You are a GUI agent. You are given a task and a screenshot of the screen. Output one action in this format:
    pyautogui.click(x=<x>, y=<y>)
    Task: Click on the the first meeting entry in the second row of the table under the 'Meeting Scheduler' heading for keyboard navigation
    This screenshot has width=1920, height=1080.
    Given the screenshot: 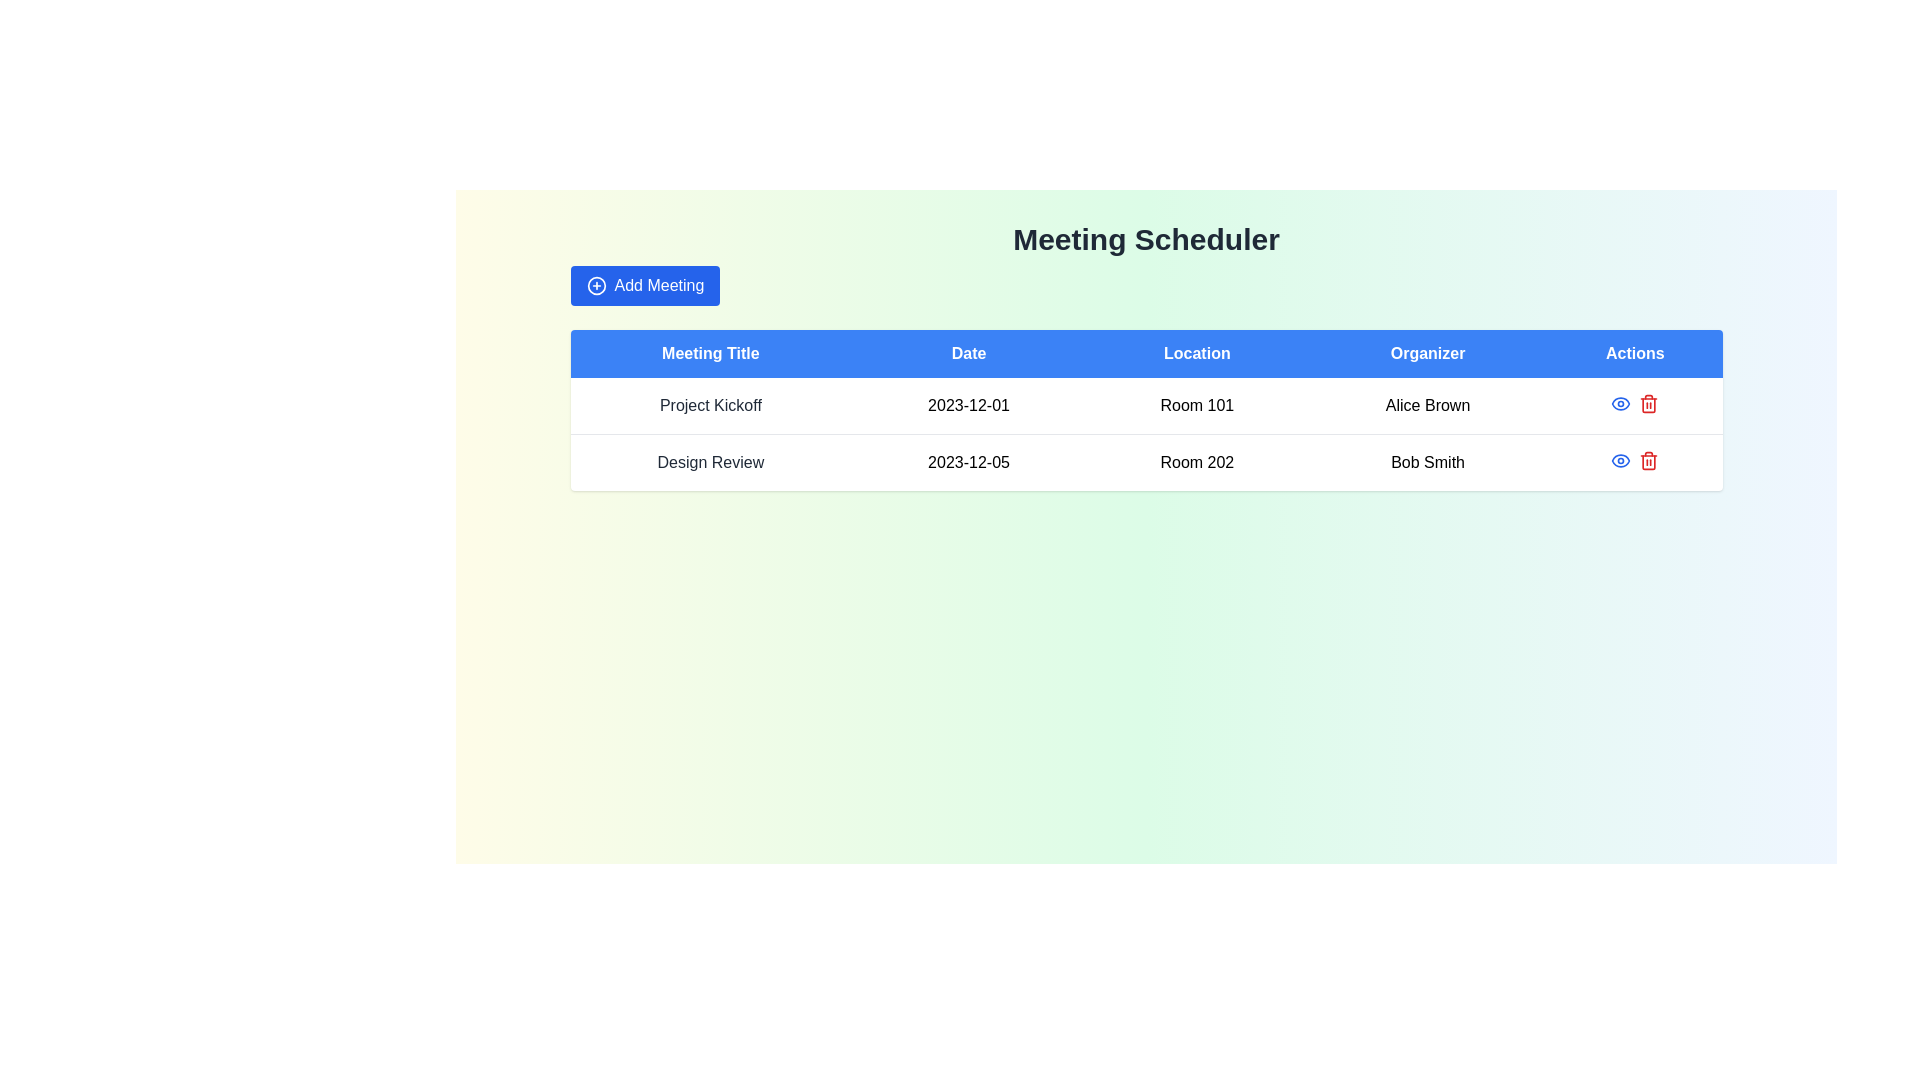 What is the action you would take?
    pyautogui.click(x=1146, y=405)
    